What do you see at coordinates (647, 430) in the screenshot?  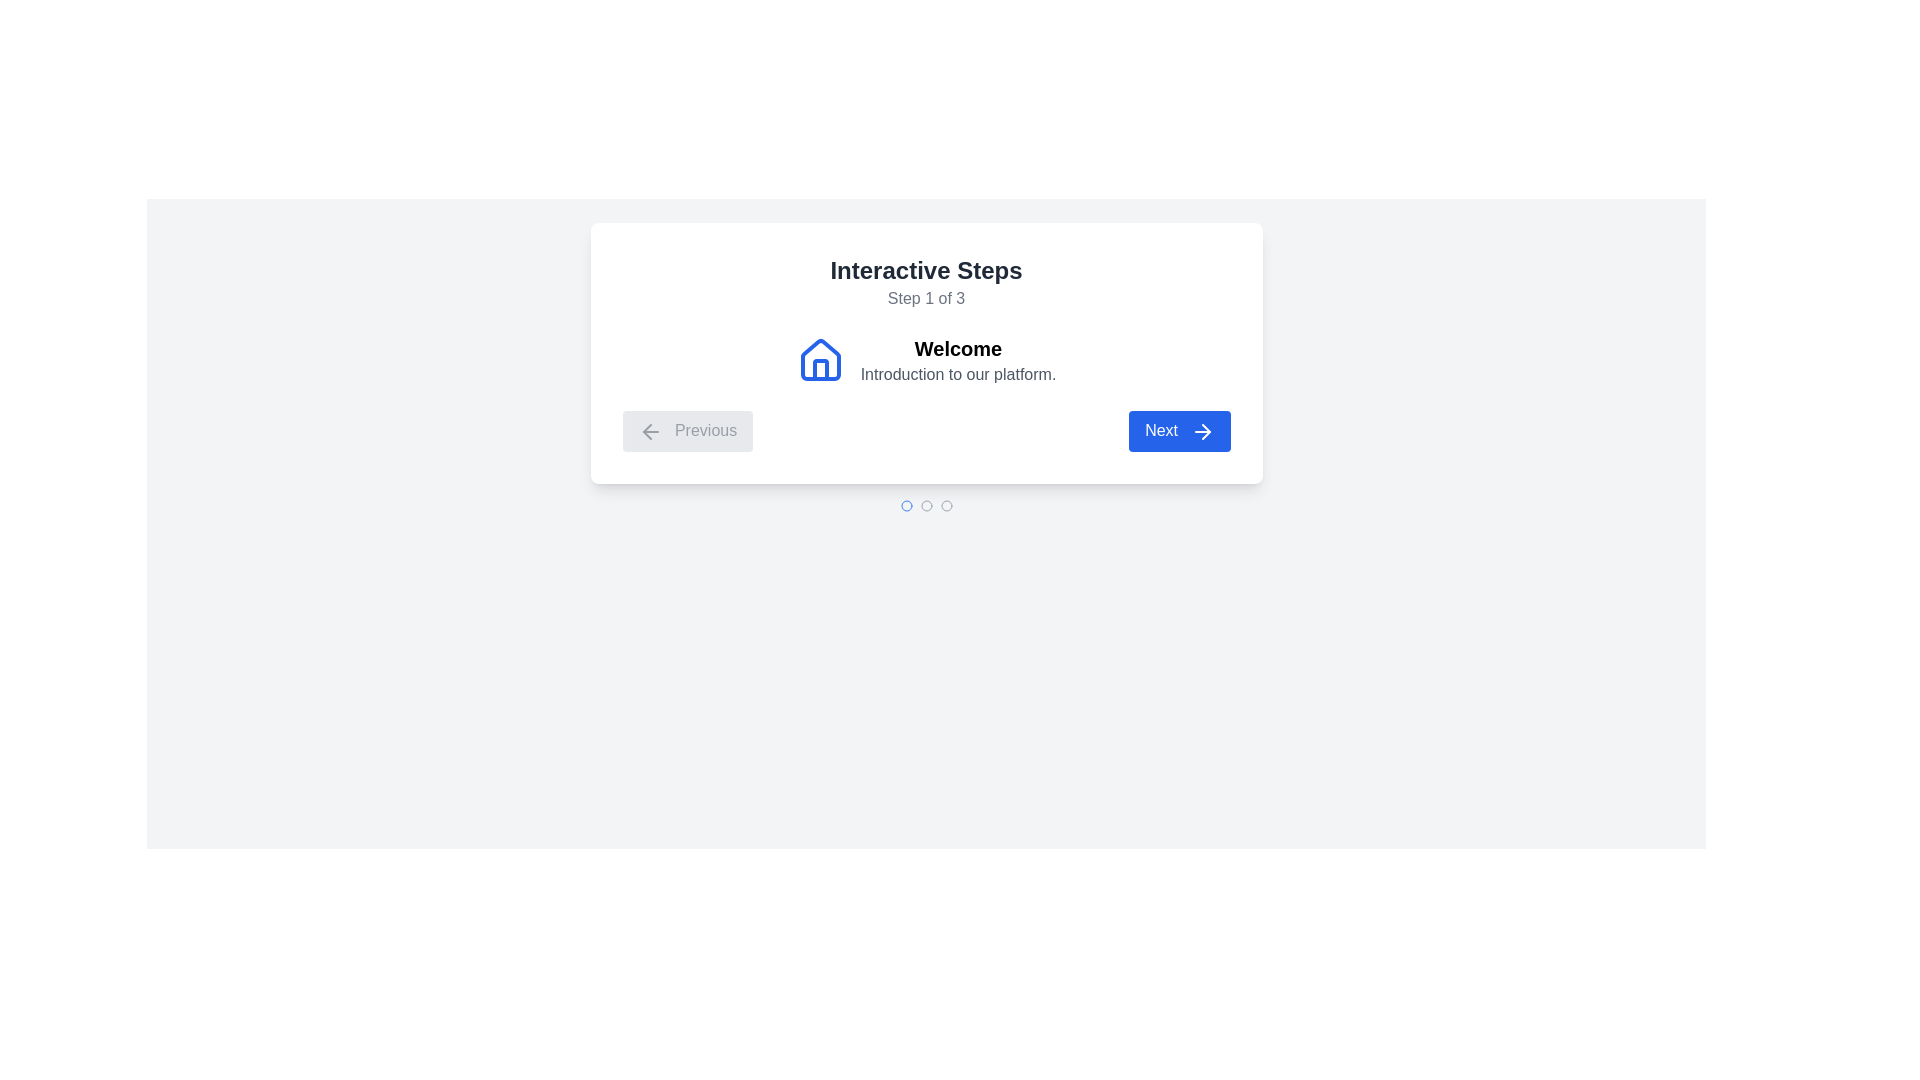 I see `the 'Previous' button located at the bottom left corner of the interactive card` at bounding box center [647, 430].